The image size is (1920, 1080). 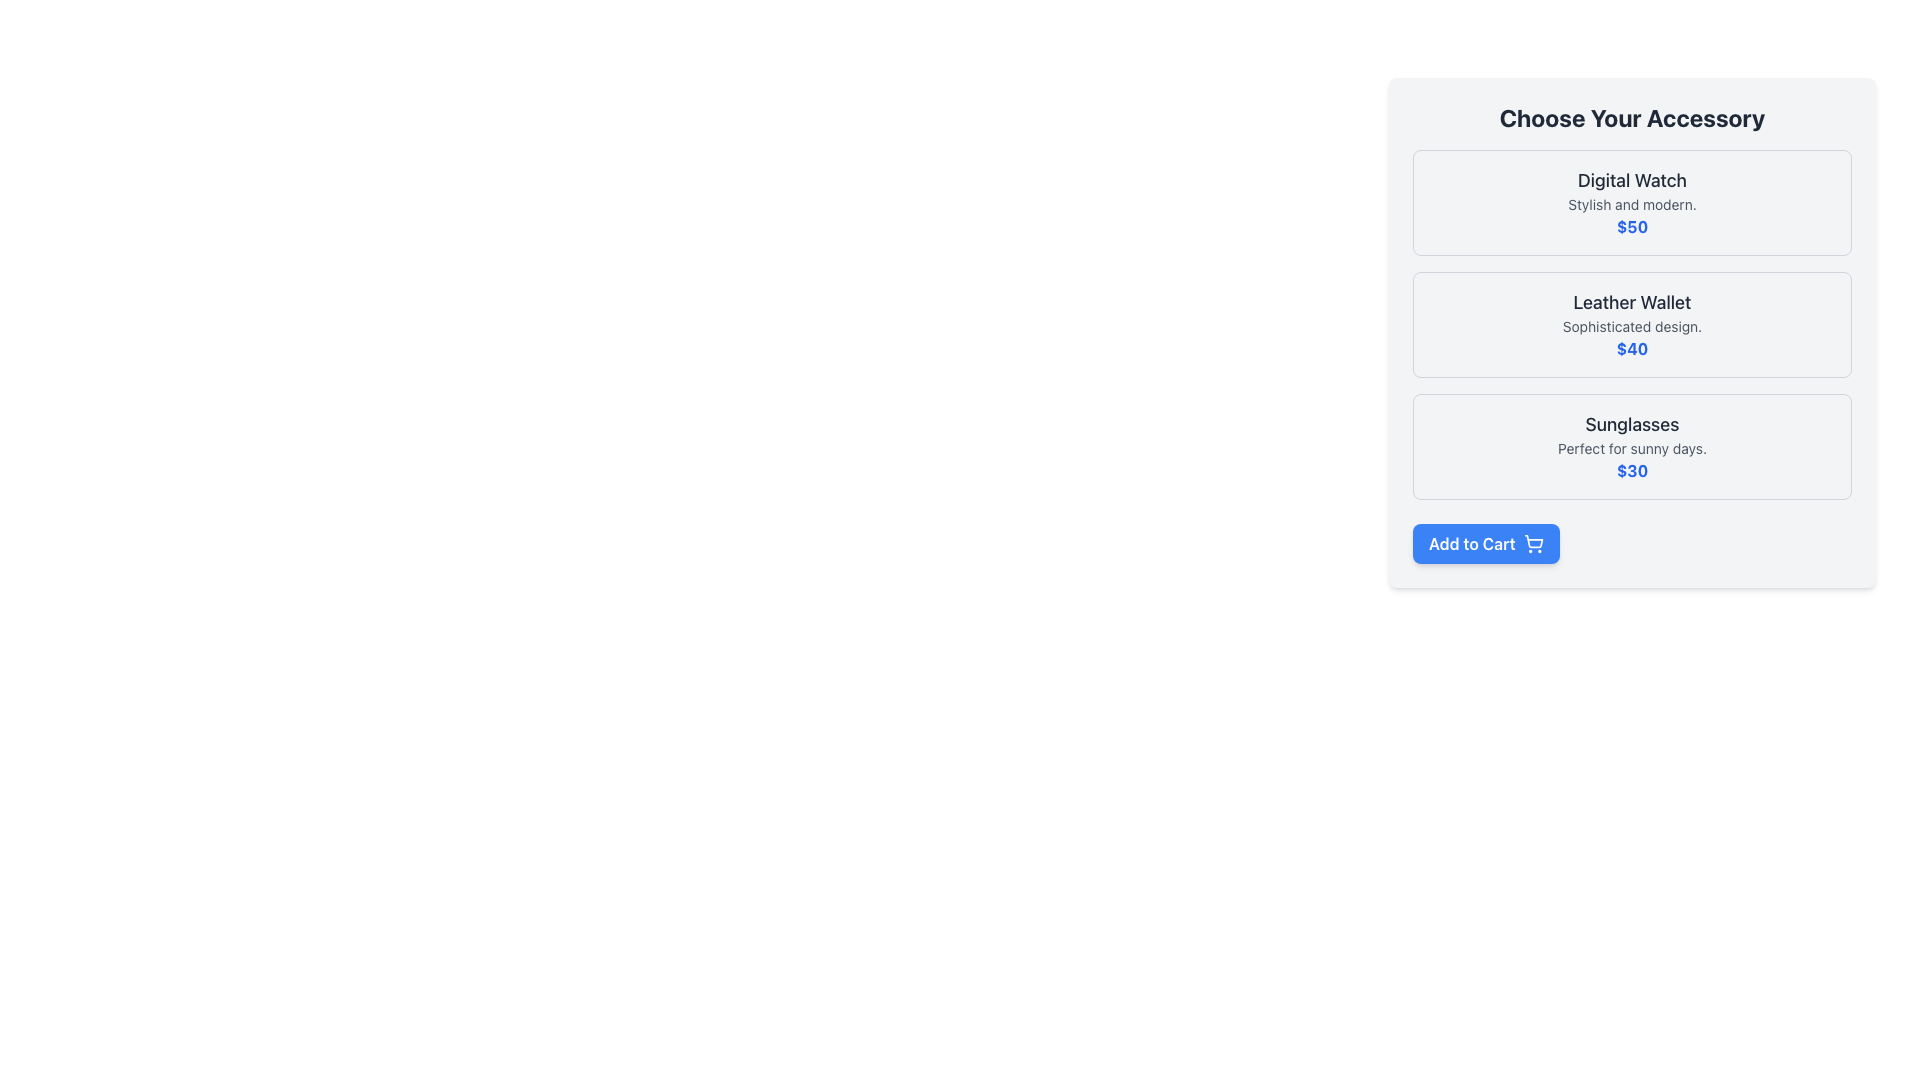 I want to click on the 'Sunglasses' product details button, which displays the product name, description, and price in a rounded rectangle with a light-gray background, so click(x=1632, y=446).